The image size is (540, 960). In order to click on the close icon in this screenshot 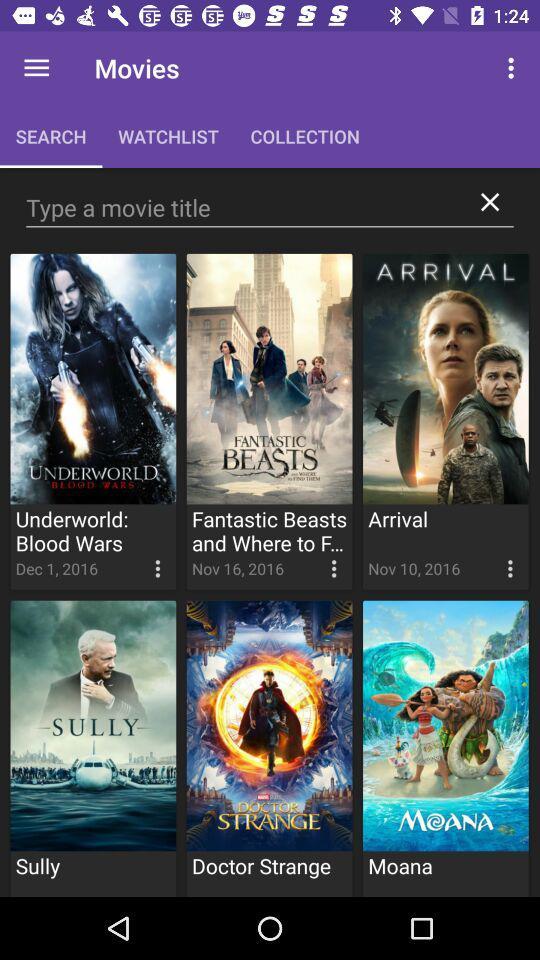, I will do `click(489, 202)`.